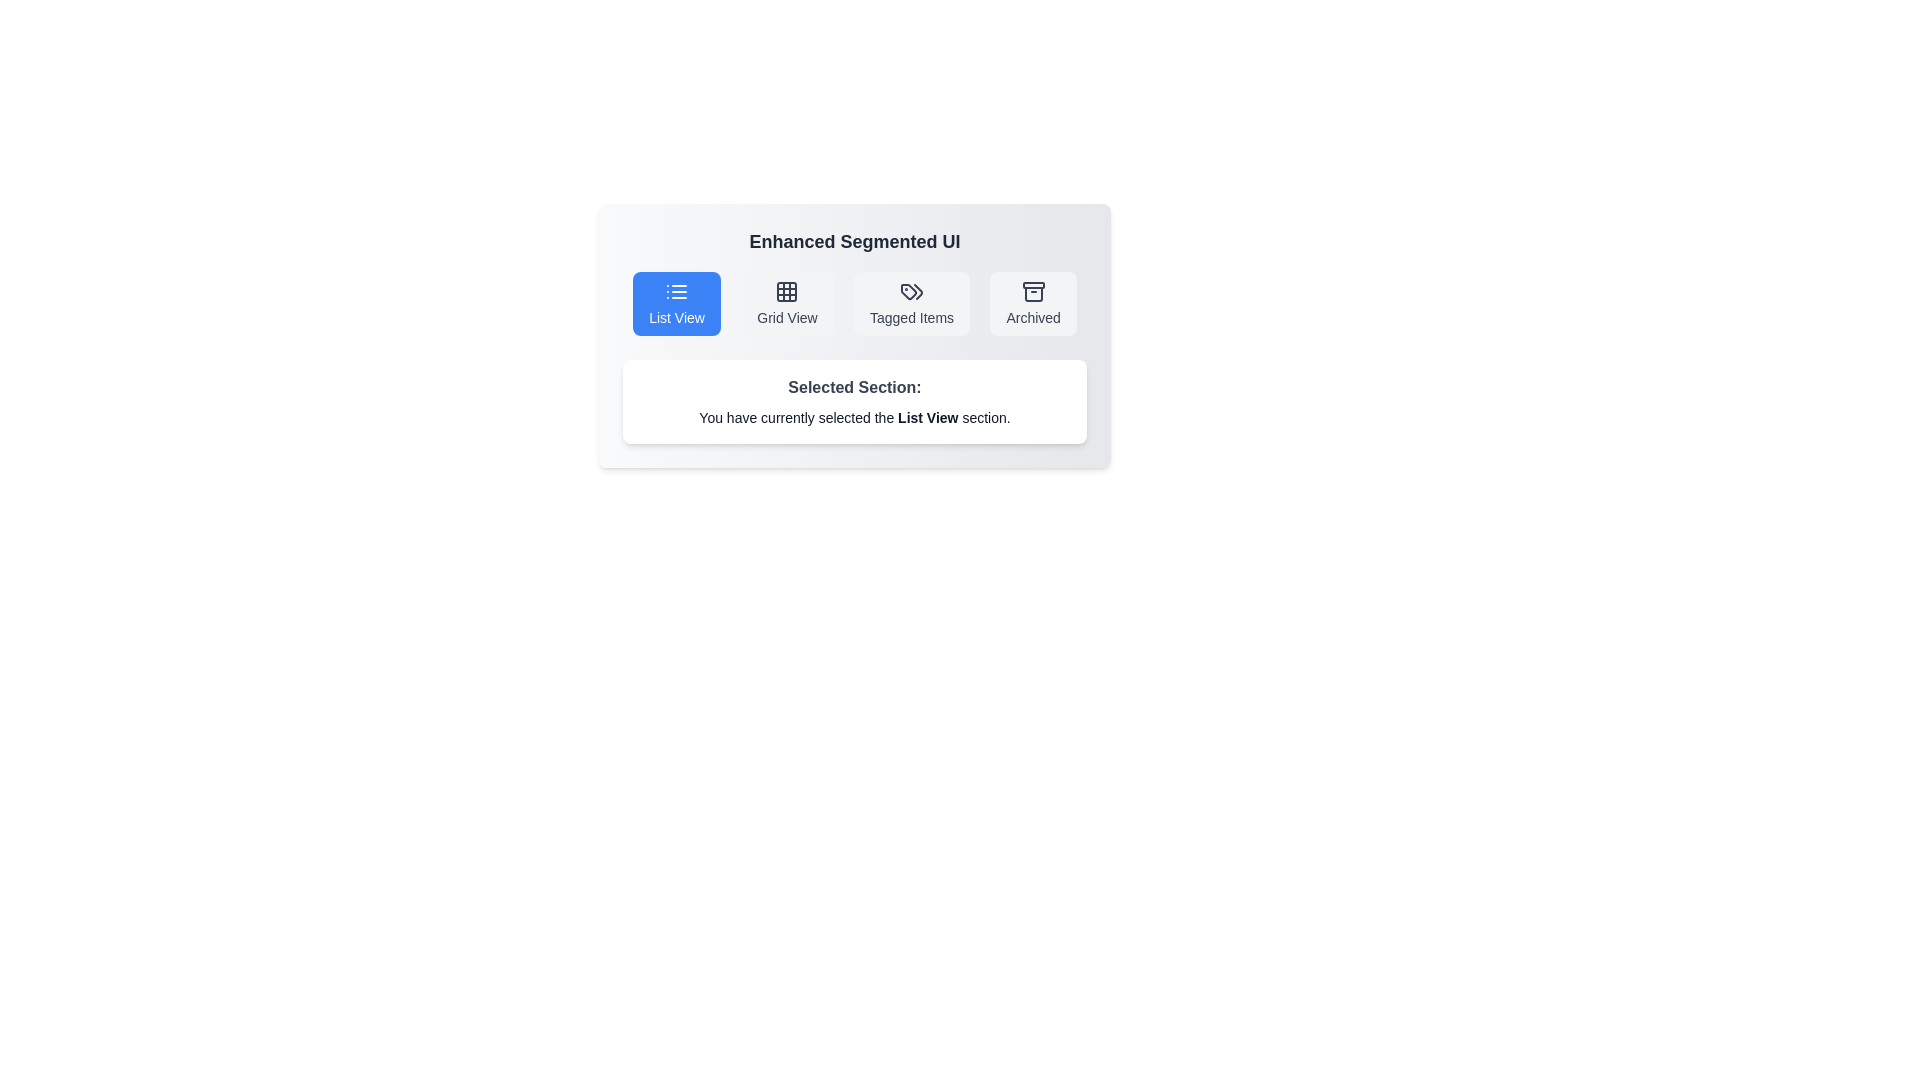  Describe the element at coordinates (927, 416) in the screenshot. I see `the text label that confirms the currently selected view or mode, located in the lower center of the interface beneath the segmented selection buttons` at that location.